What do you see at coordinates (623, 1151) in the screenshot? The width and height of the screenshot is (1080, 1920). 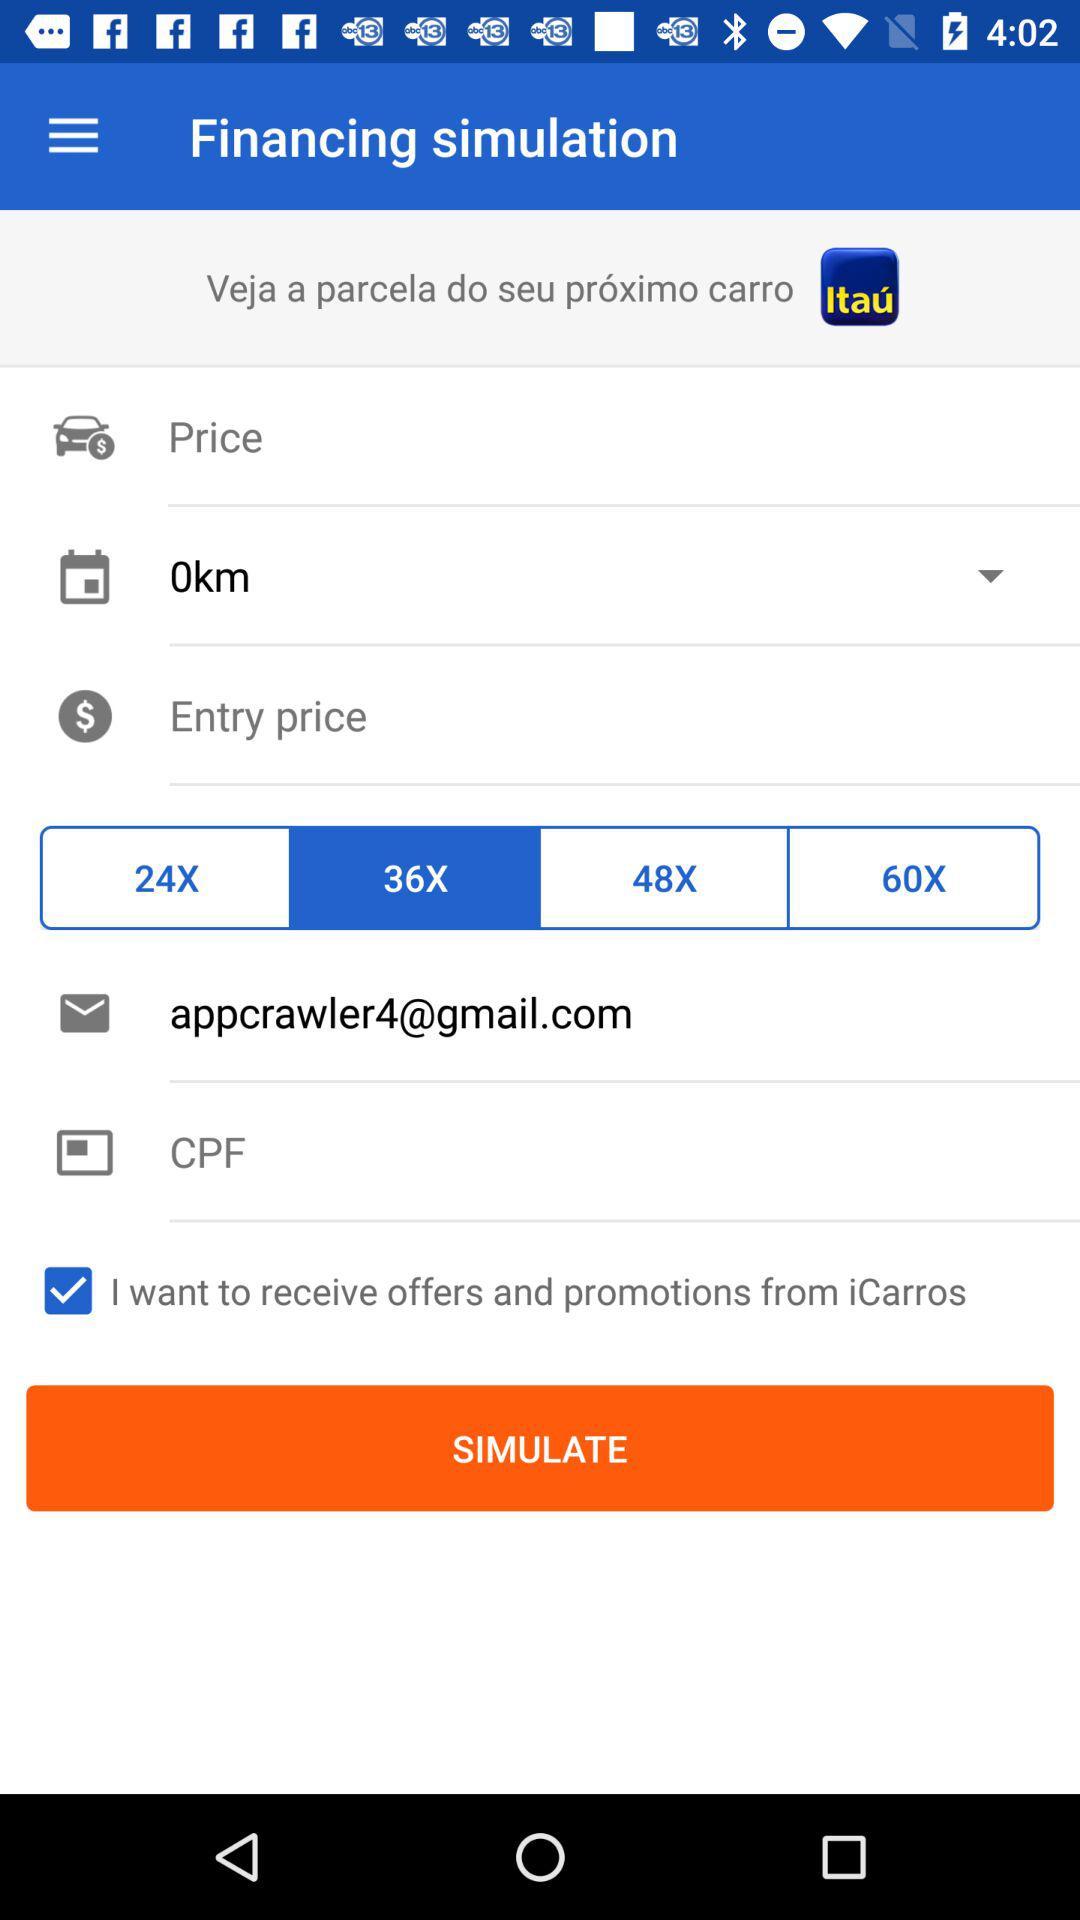 I see `text box to enter` at bounding box center [623, 1151].